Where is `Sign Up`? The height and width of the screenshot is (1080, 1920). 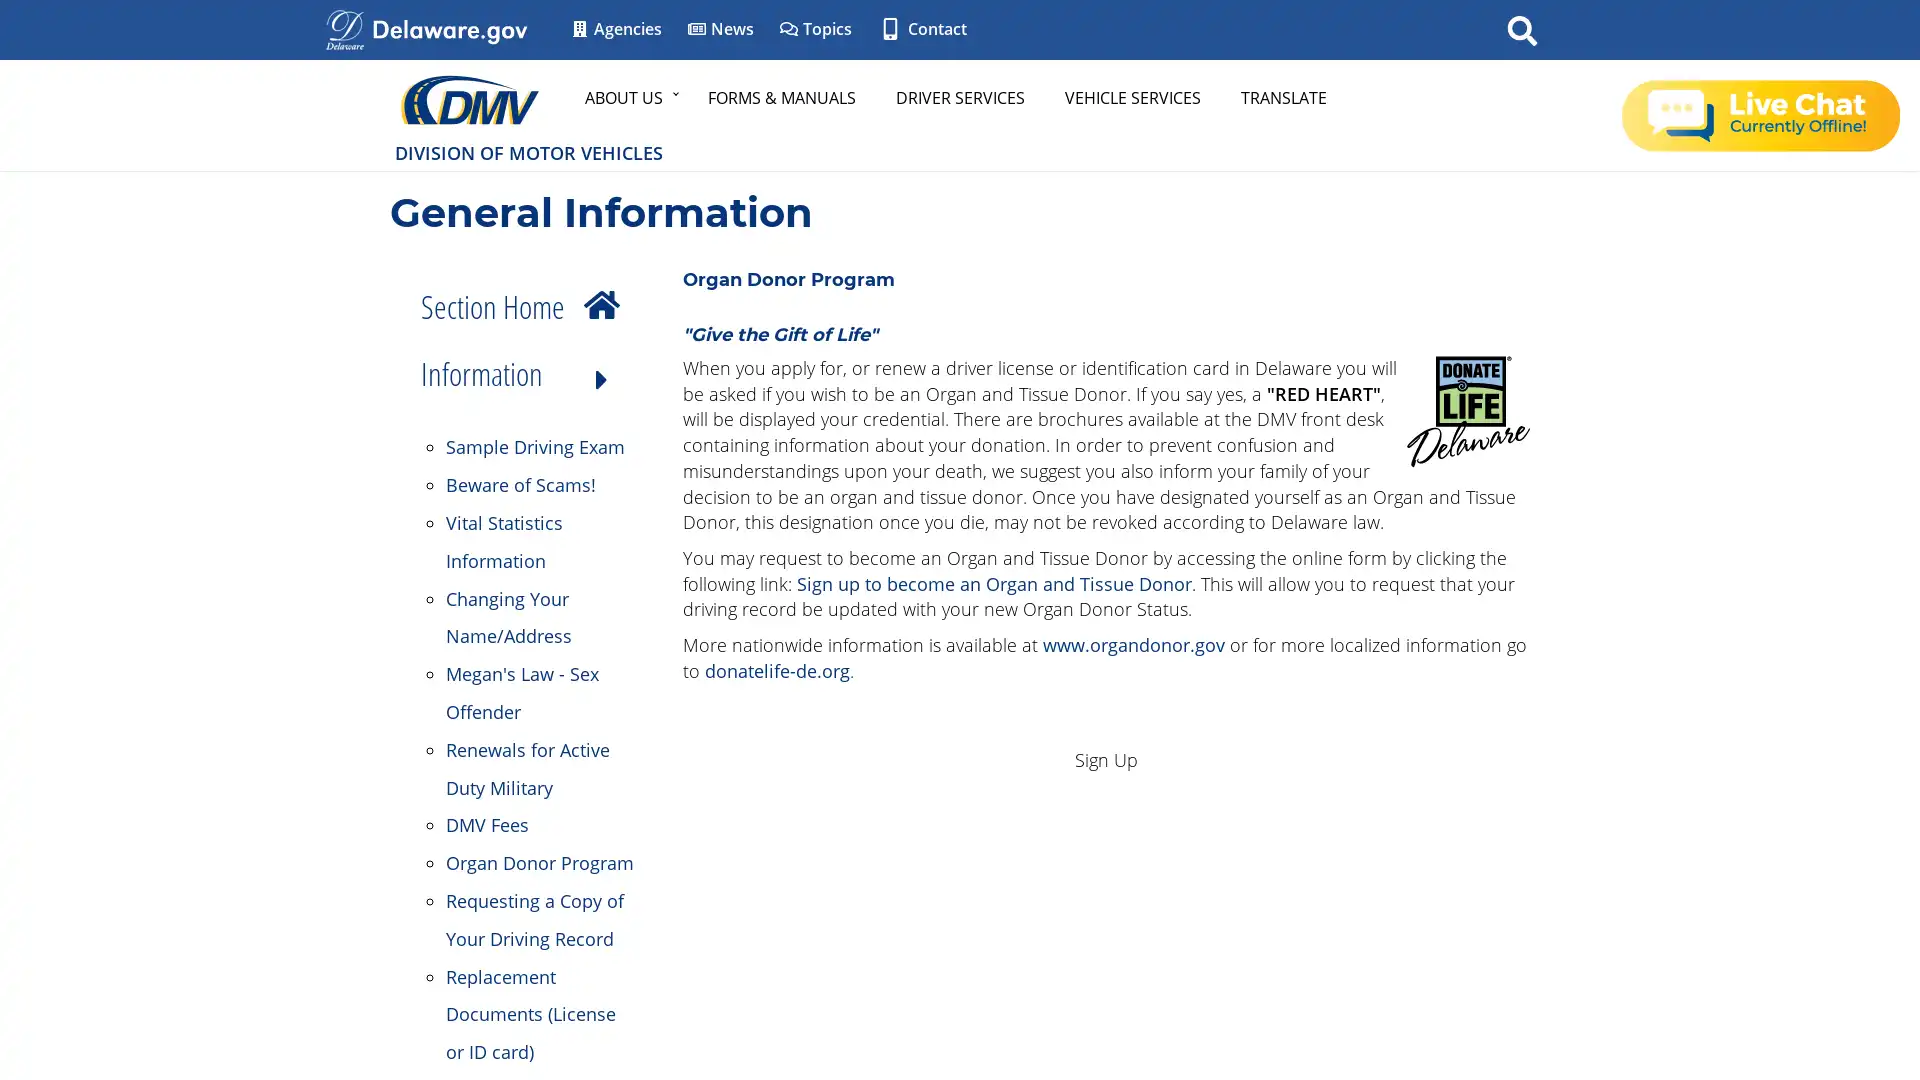
Sign Up is located at coordinates (1104, 759).